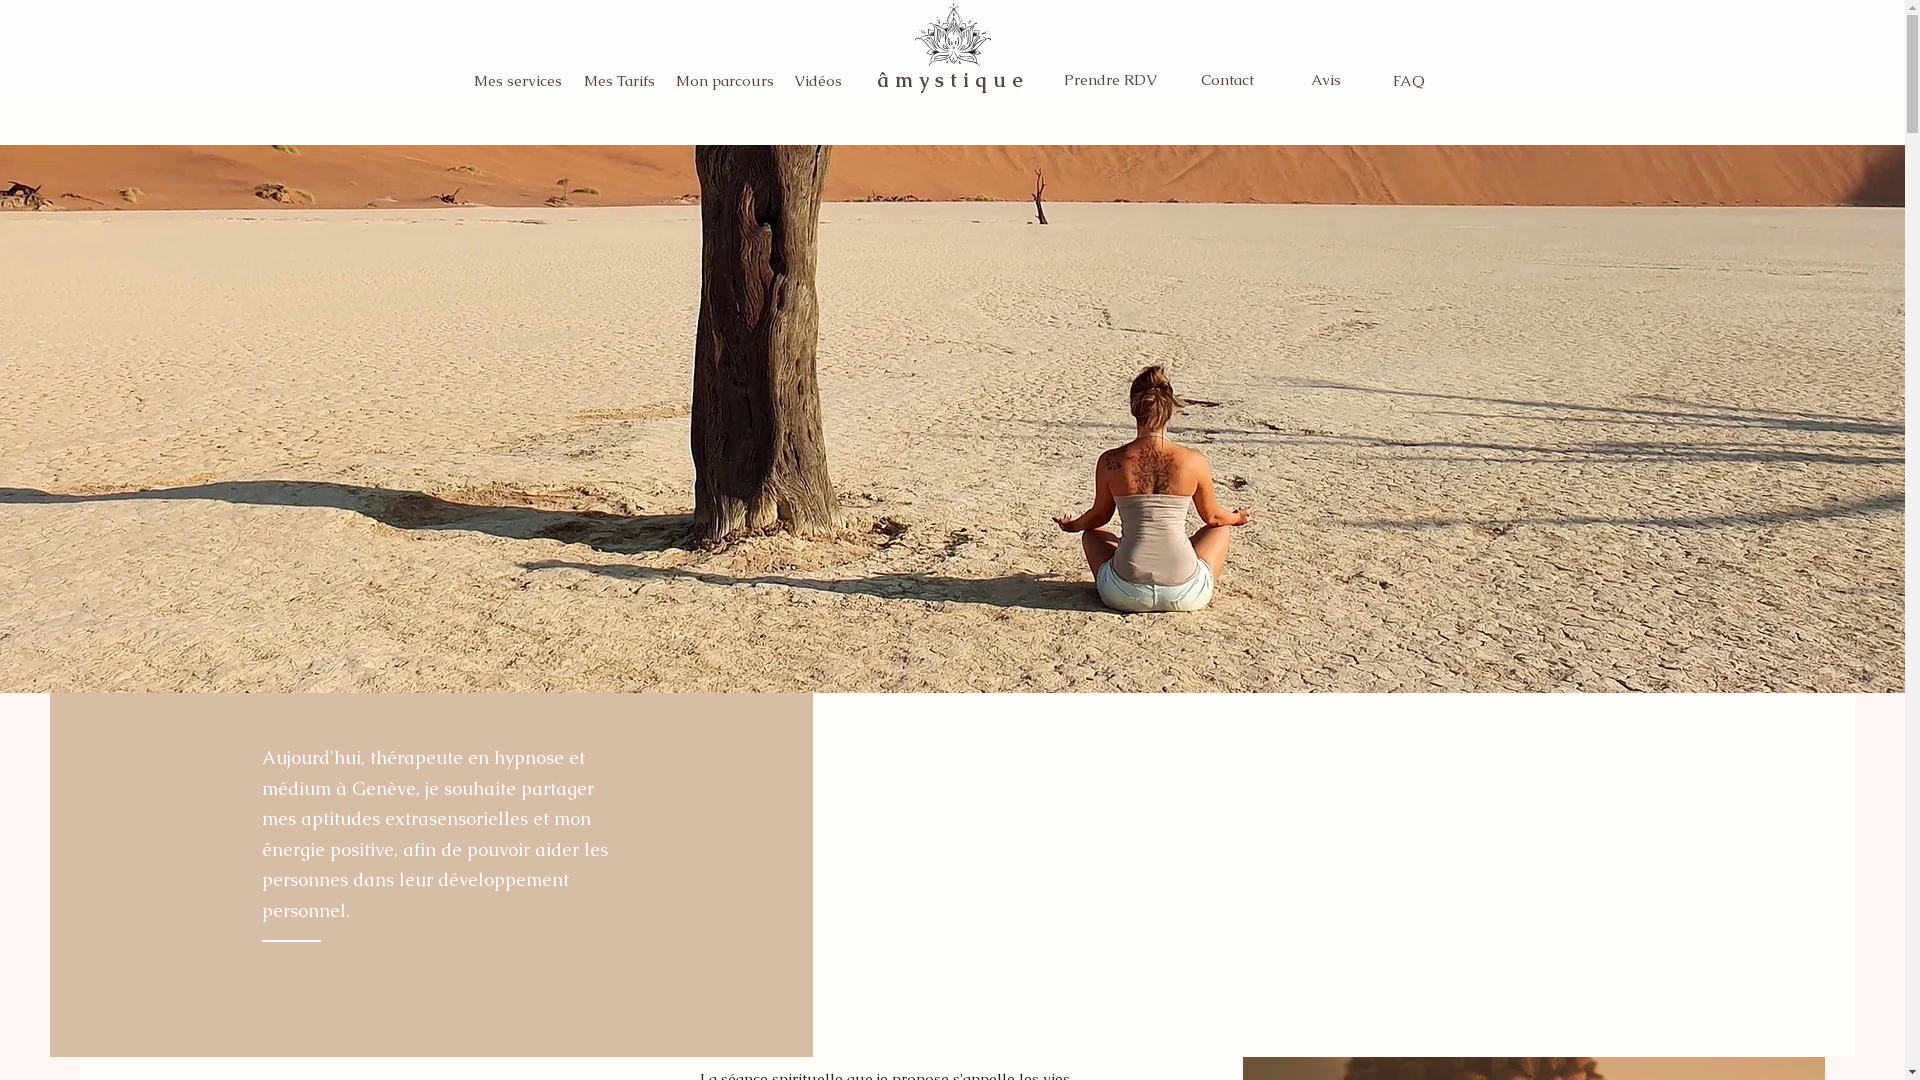 This screenshot has height=1080, width=1920. Describe the element at coordinates (517, 79) in the screenshot. I see `'Mes services'` at that location.